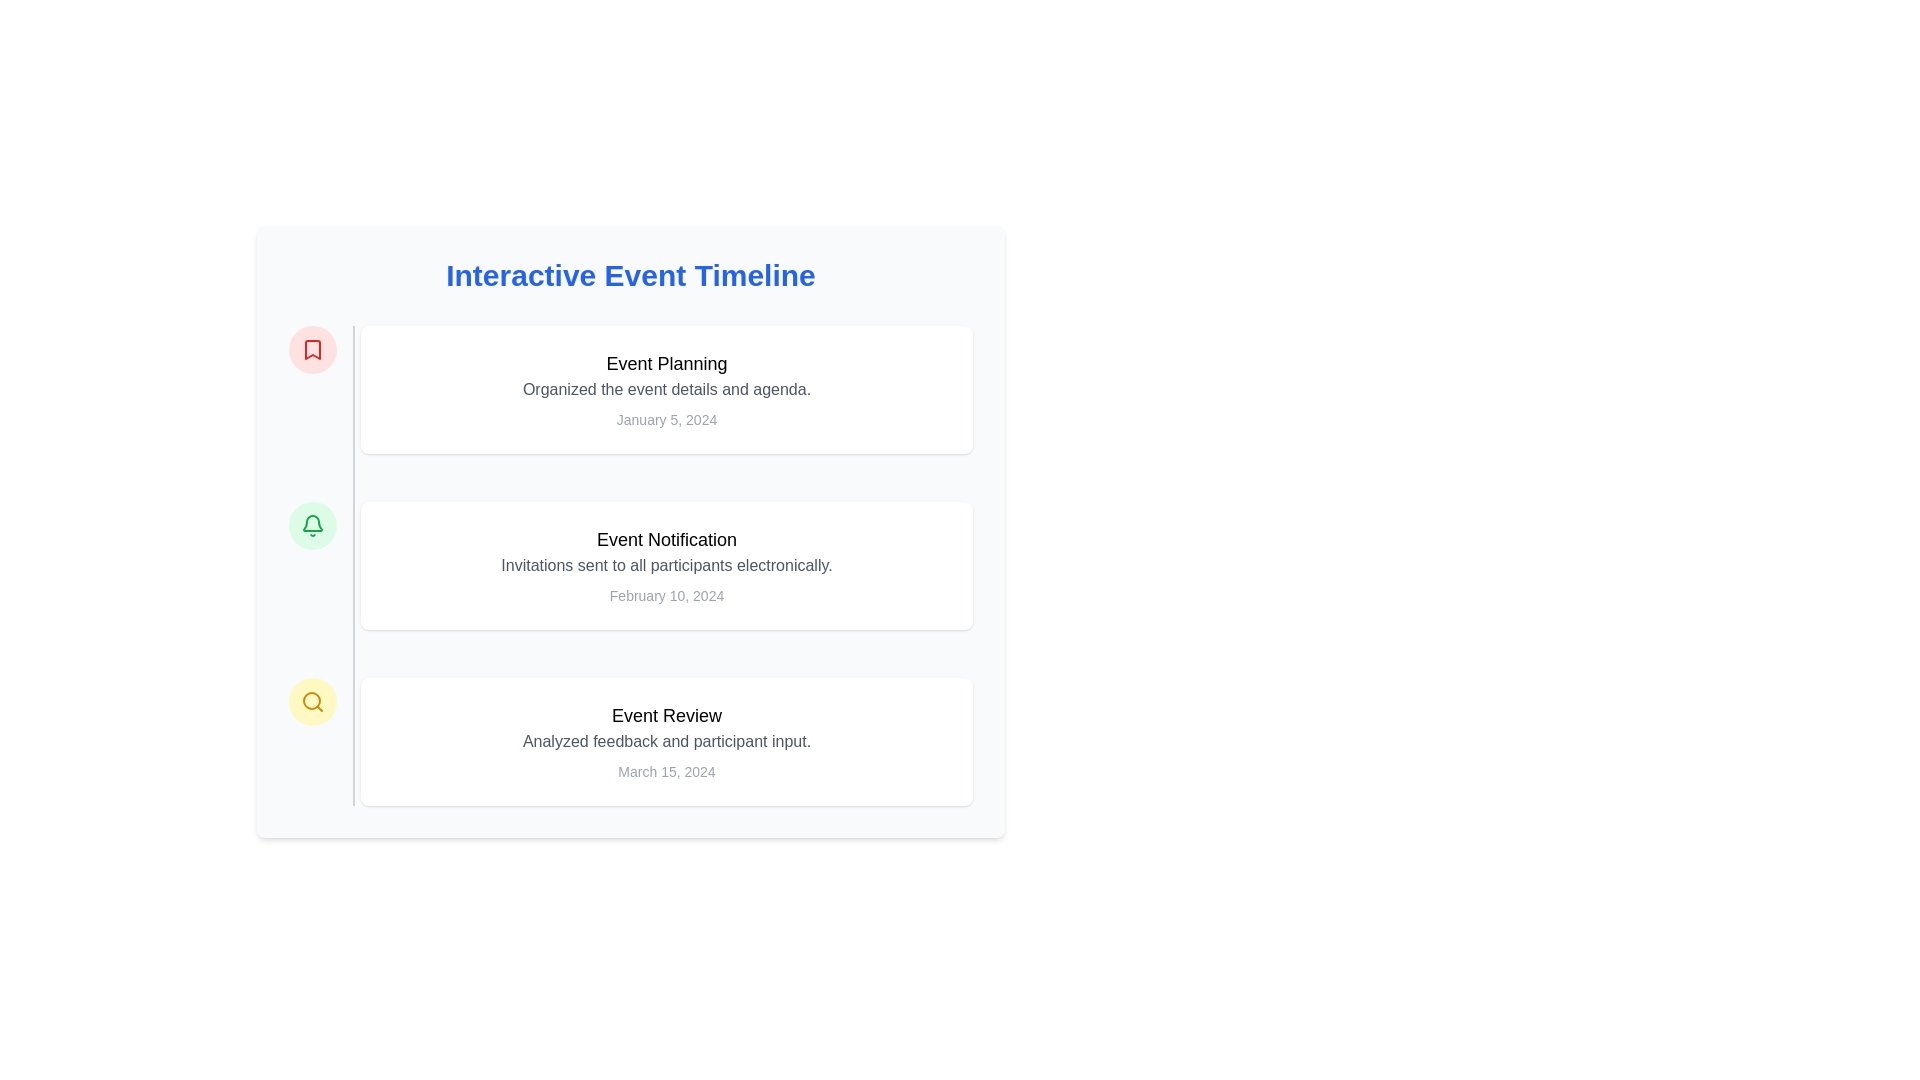 This screenshot has height=1080, width=1920. Describe the element at coordinates (311, 524) in the screenshot. I see `the bell icon within a circular button located on the left side of the interface` at that location.